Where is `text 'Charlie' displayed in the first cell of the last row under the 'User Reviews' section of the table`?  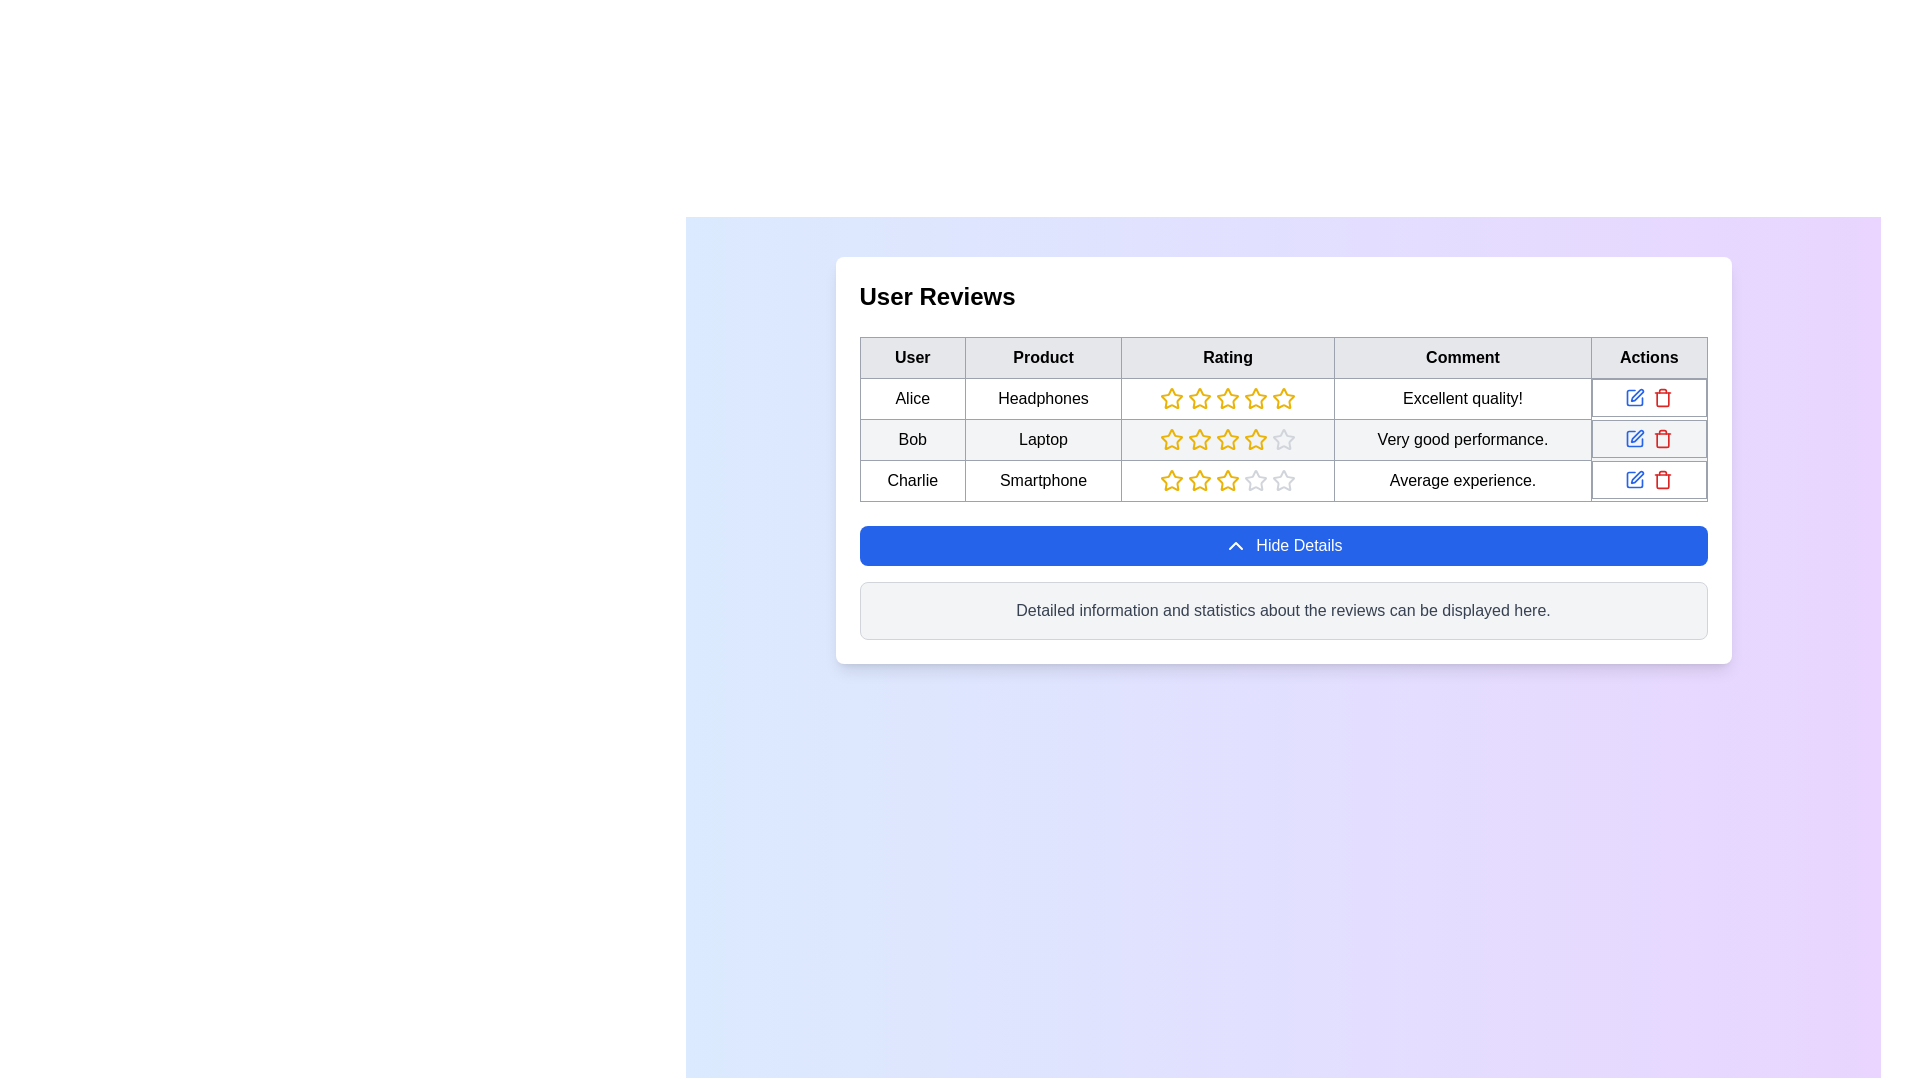 text 'Charlie' displayed in the first cell of the last row under the 'User Reviews' section of the table is located at coordinates (911, 481).